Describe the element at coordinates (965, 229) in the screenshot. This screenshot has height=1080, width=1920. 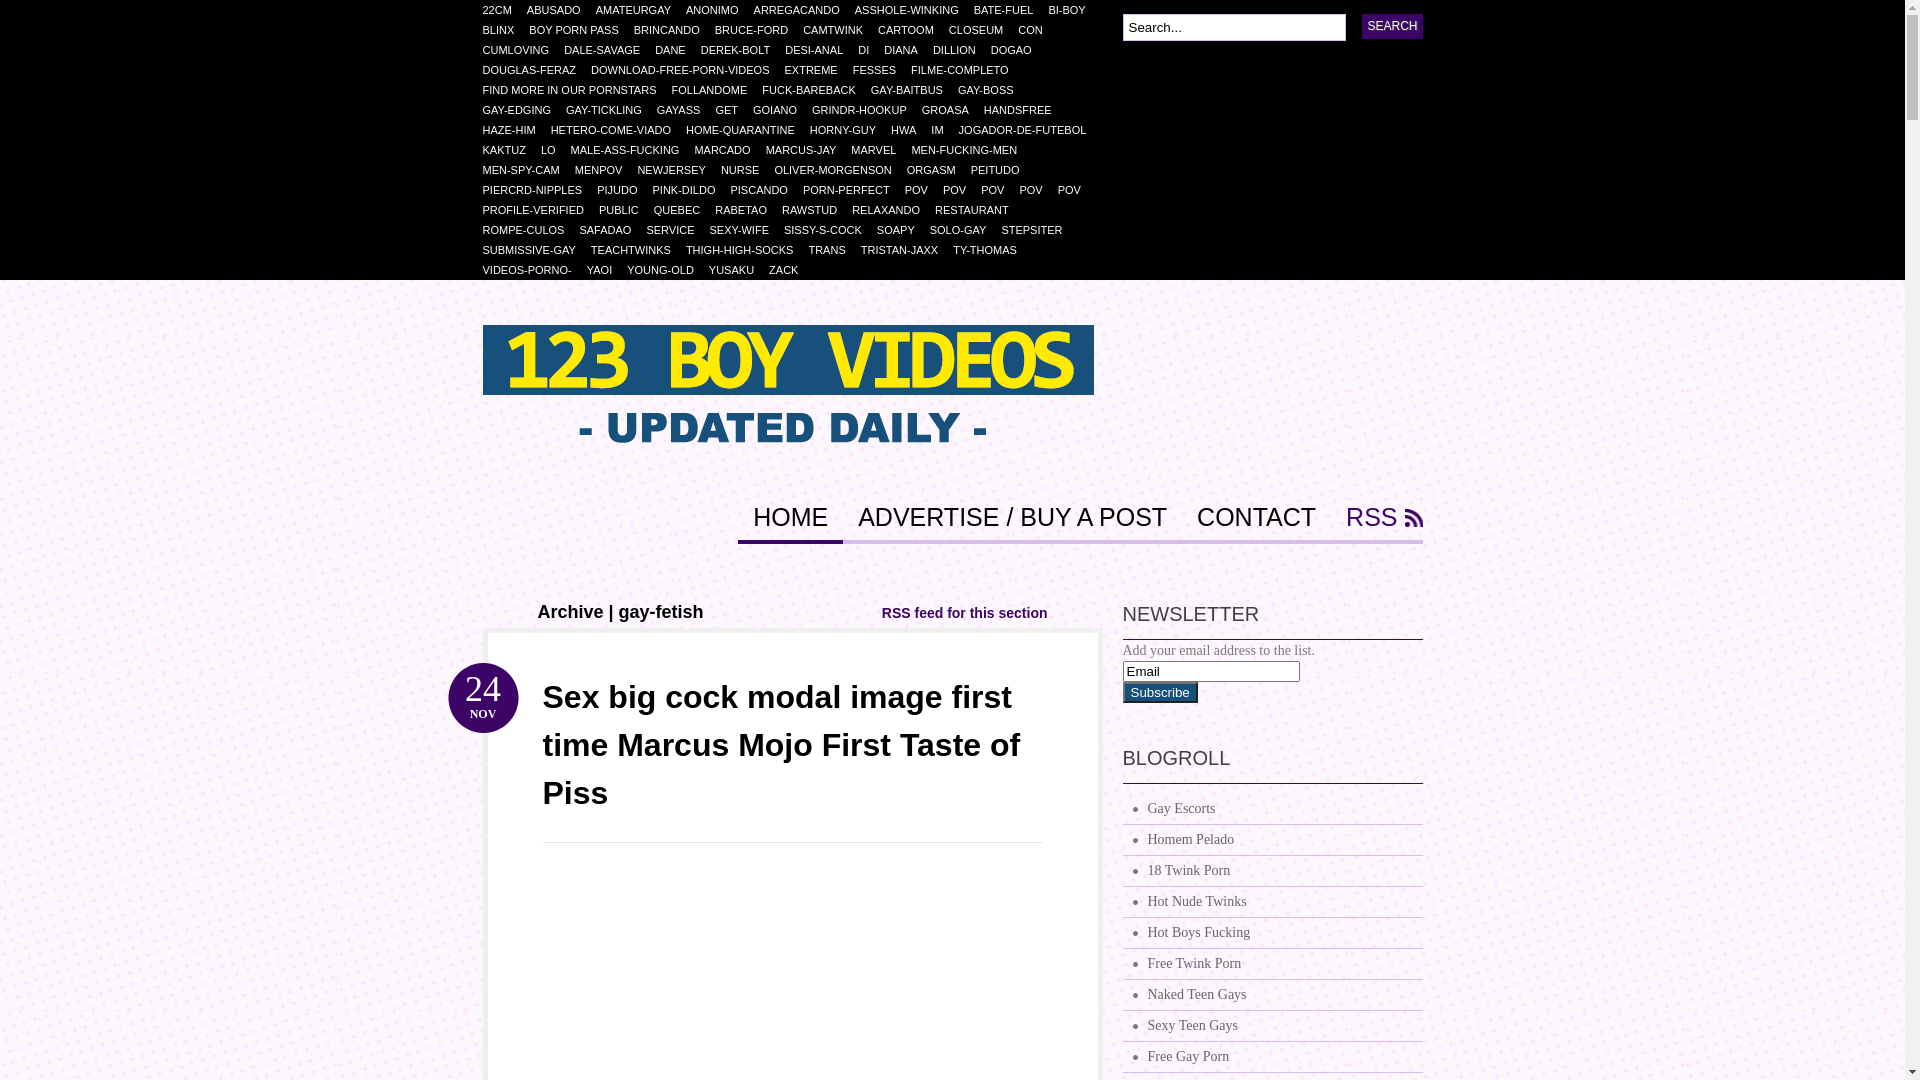
I see `'SOLO-GAY'` at that location.